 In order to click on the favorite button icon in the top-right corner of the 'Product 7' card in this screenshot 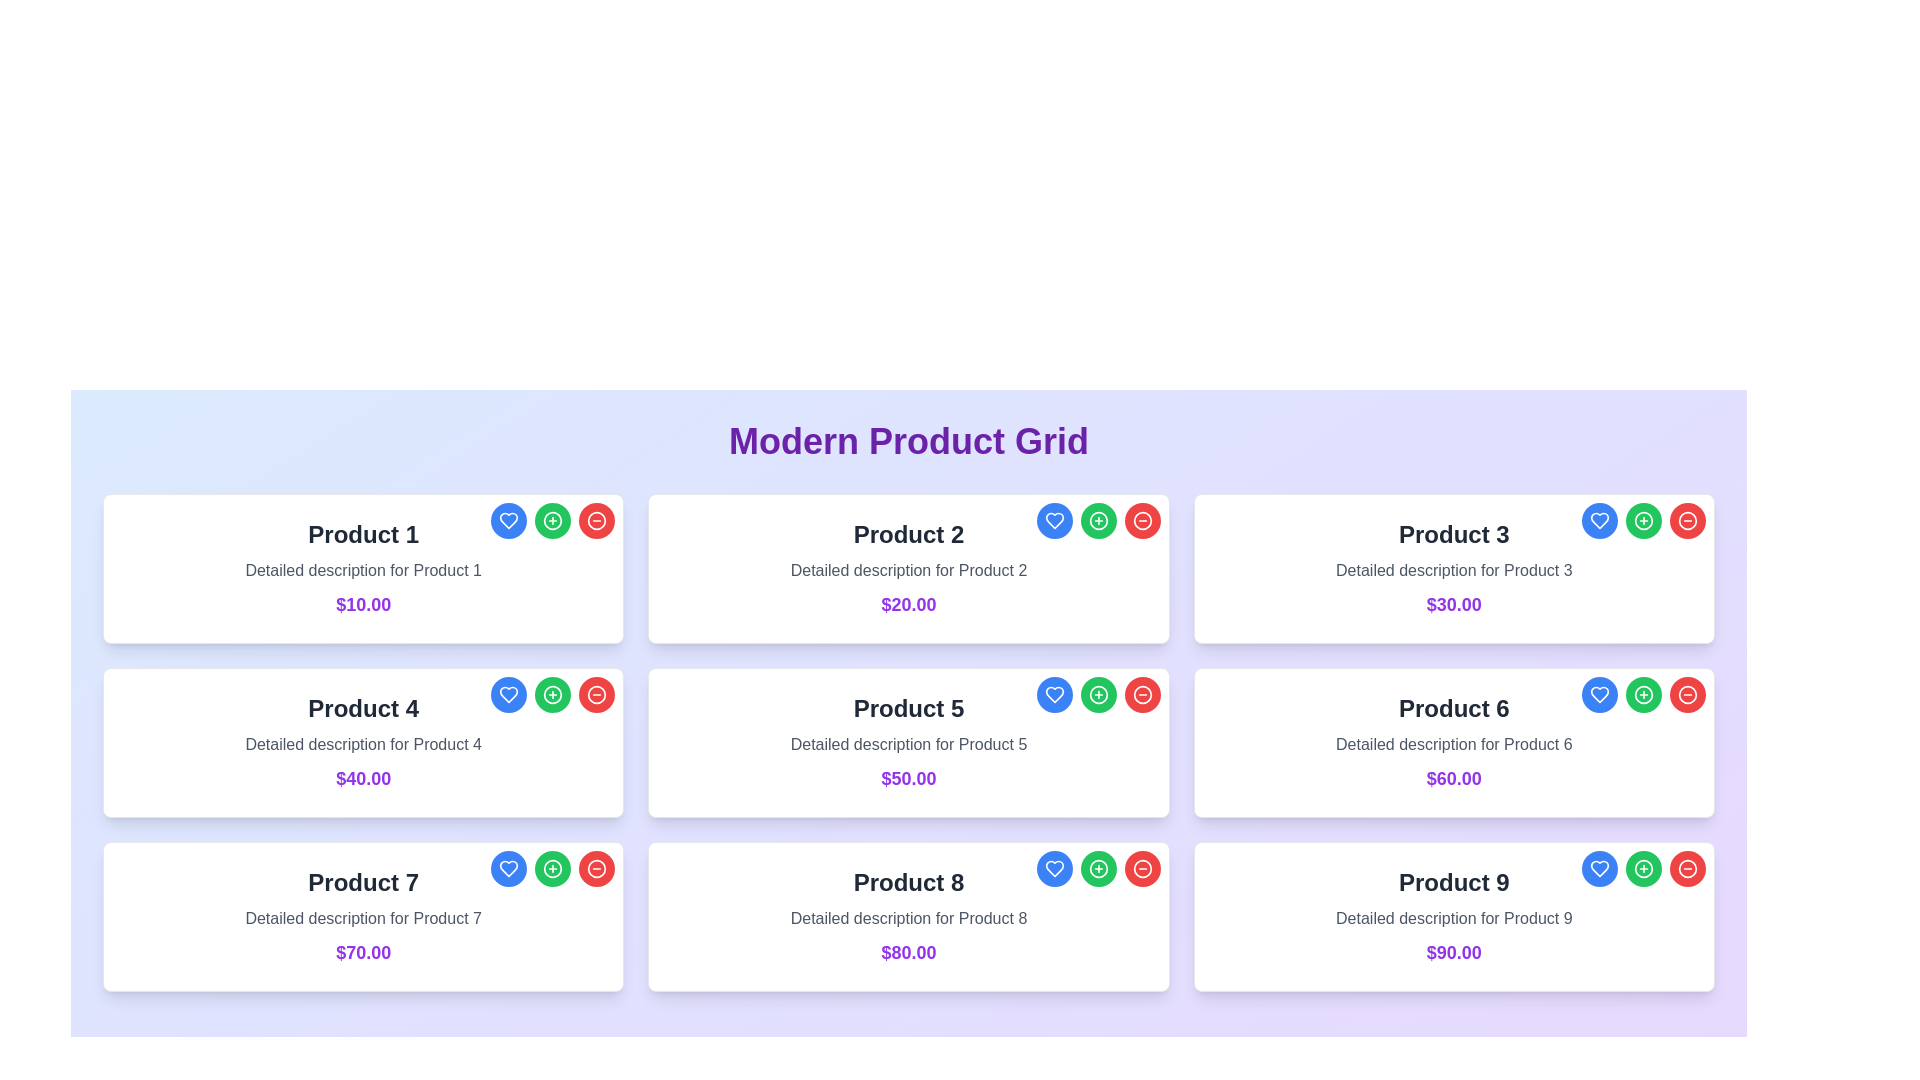, I will do `click(509, 693)`.